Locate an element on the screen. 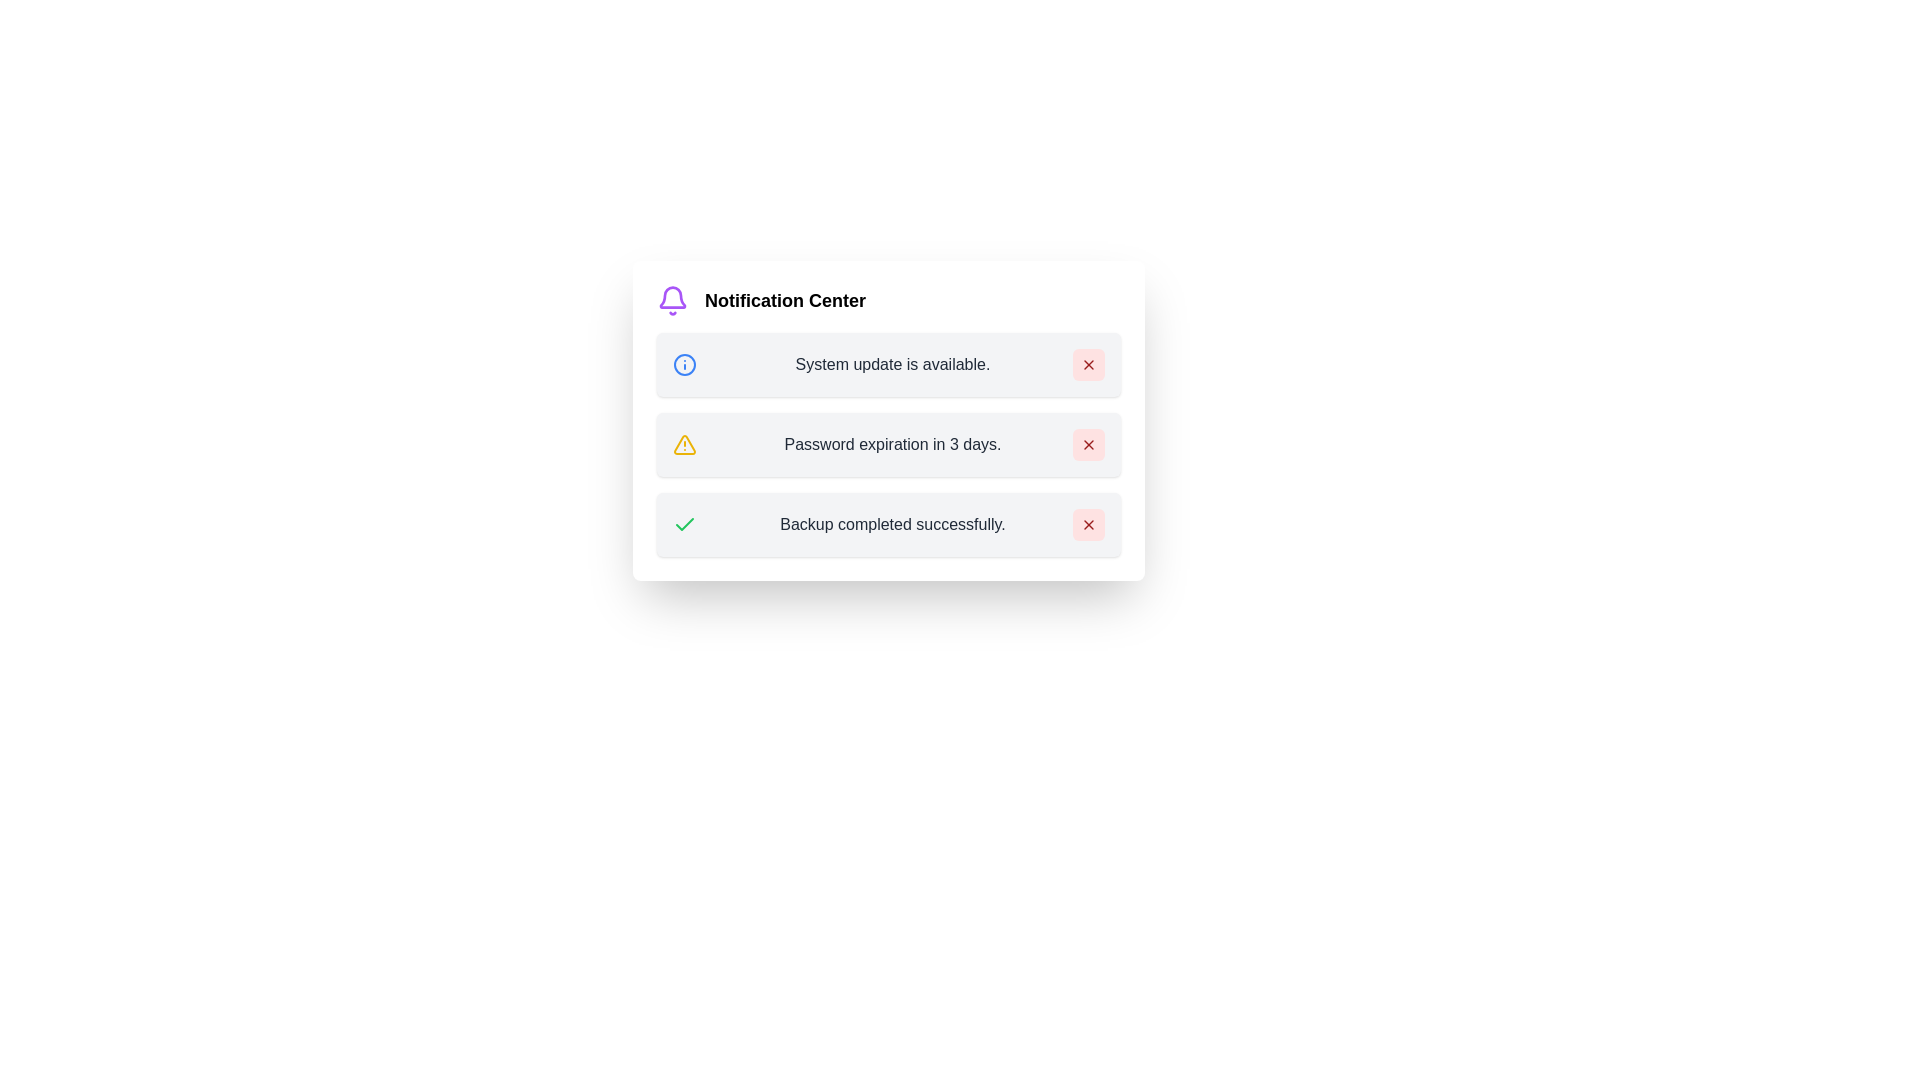  the bell icon in the Notification Center header is located at coordinates (672, 300).